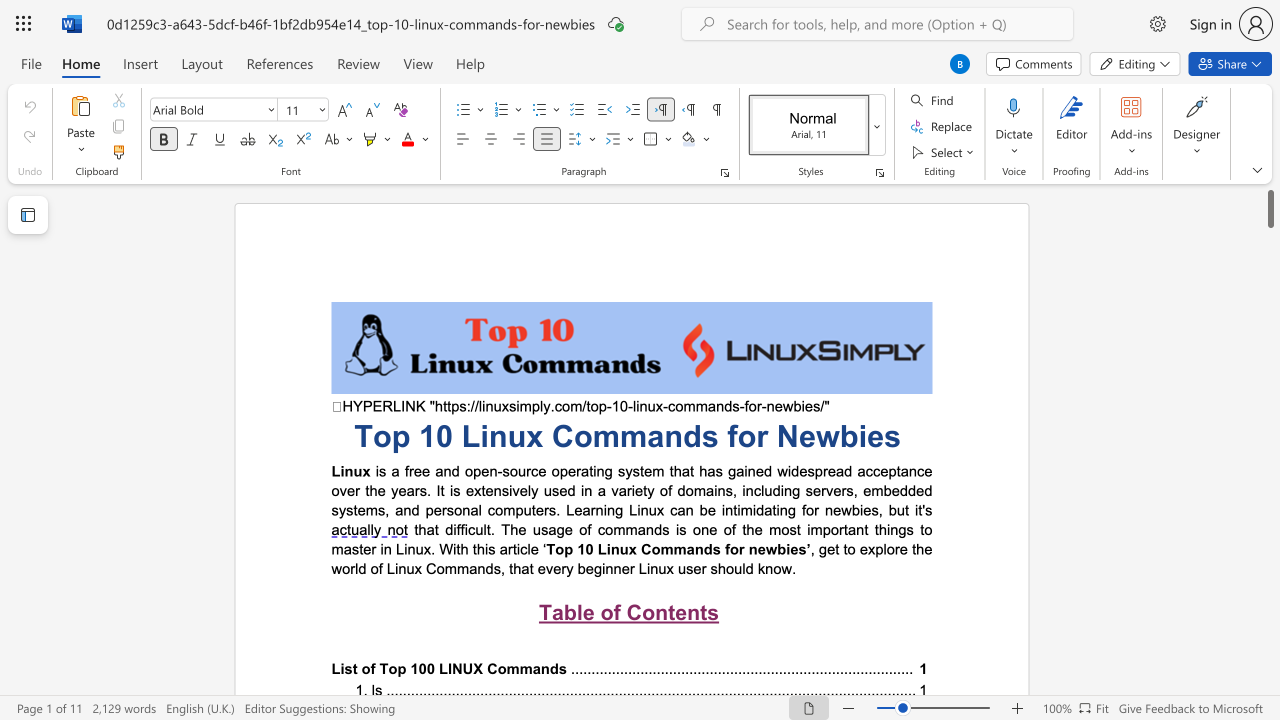 The width and height of the screenshot is (1280, 720). I want to click on the space between the continuous character "e" and "s" in the text, so click(797, 549).